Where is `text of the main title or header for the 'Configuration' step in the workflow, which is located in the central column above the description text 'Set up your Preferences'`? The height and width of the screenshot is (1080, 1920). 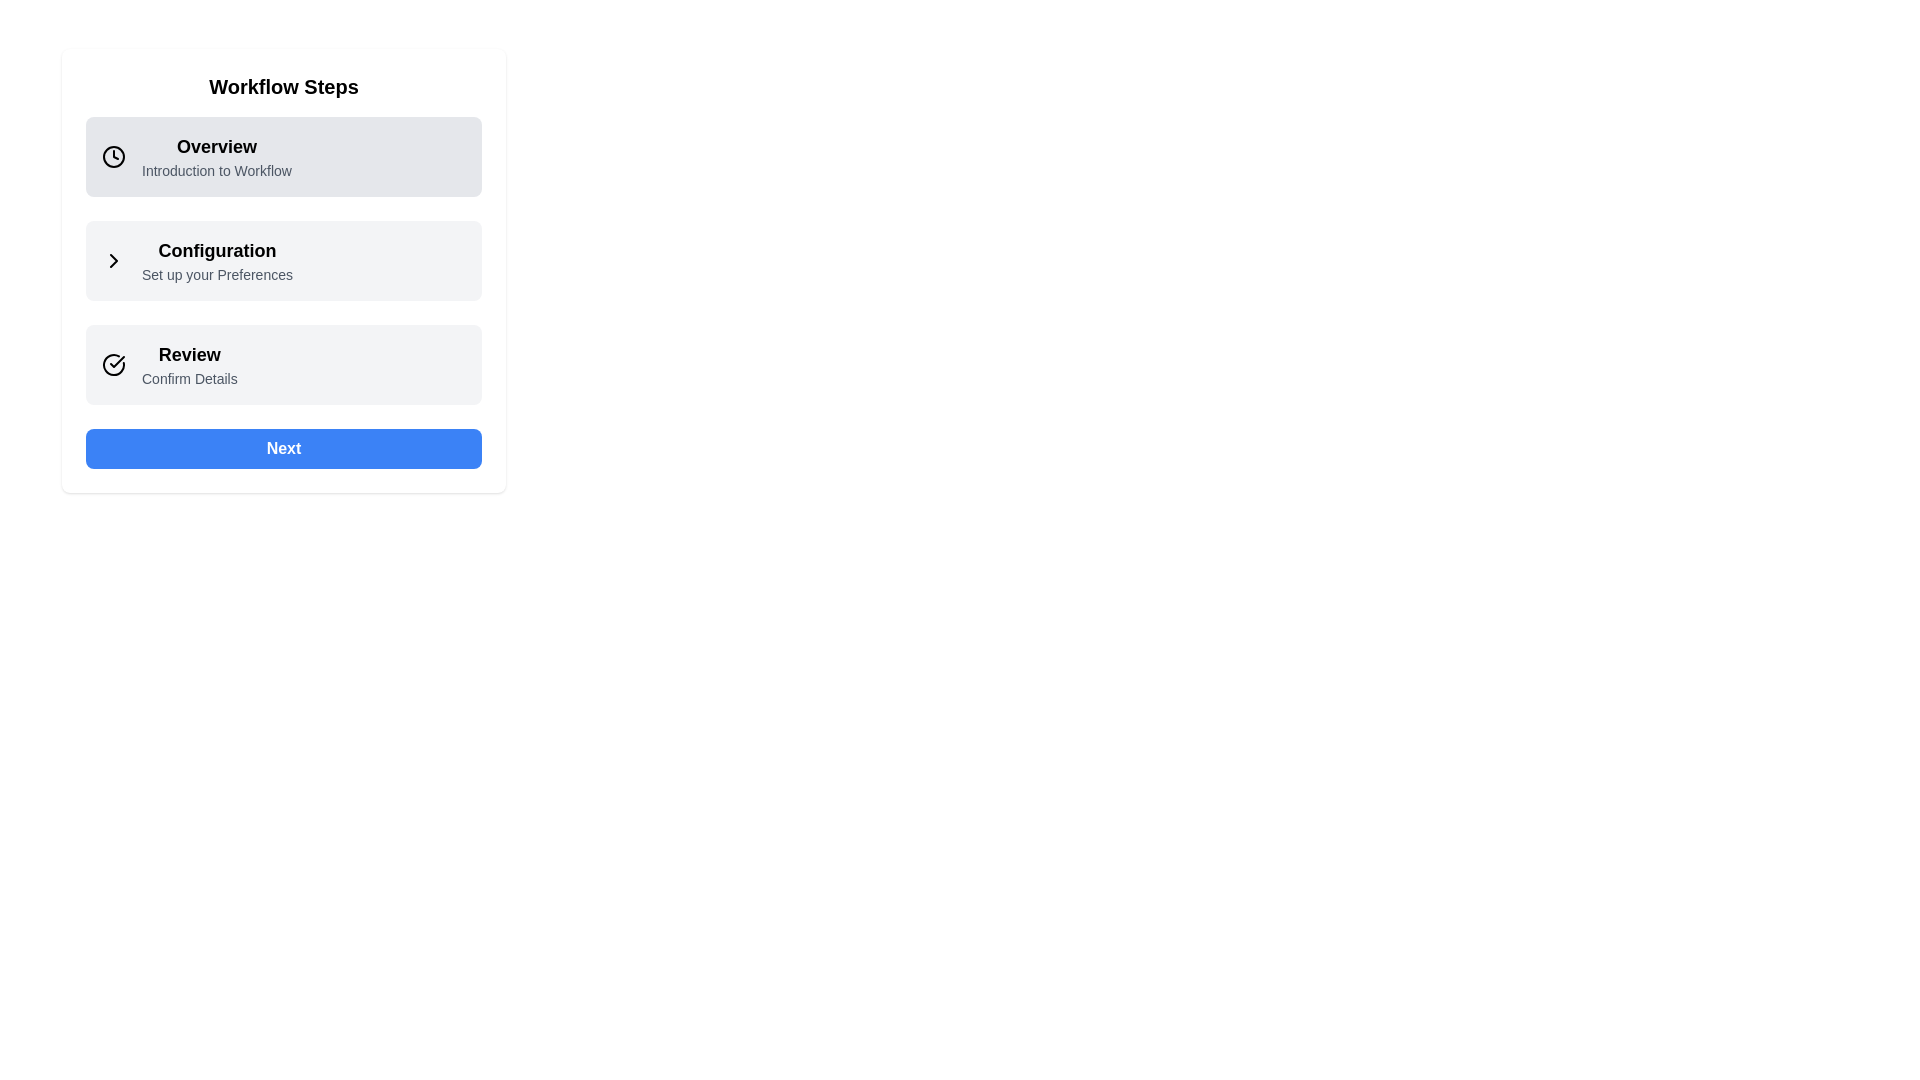 text of the main title or header for the 'Configuration' step in the workflow, which is located in the central column above the description text 'Set up your Preferences' is located at coordinates (217, 249).